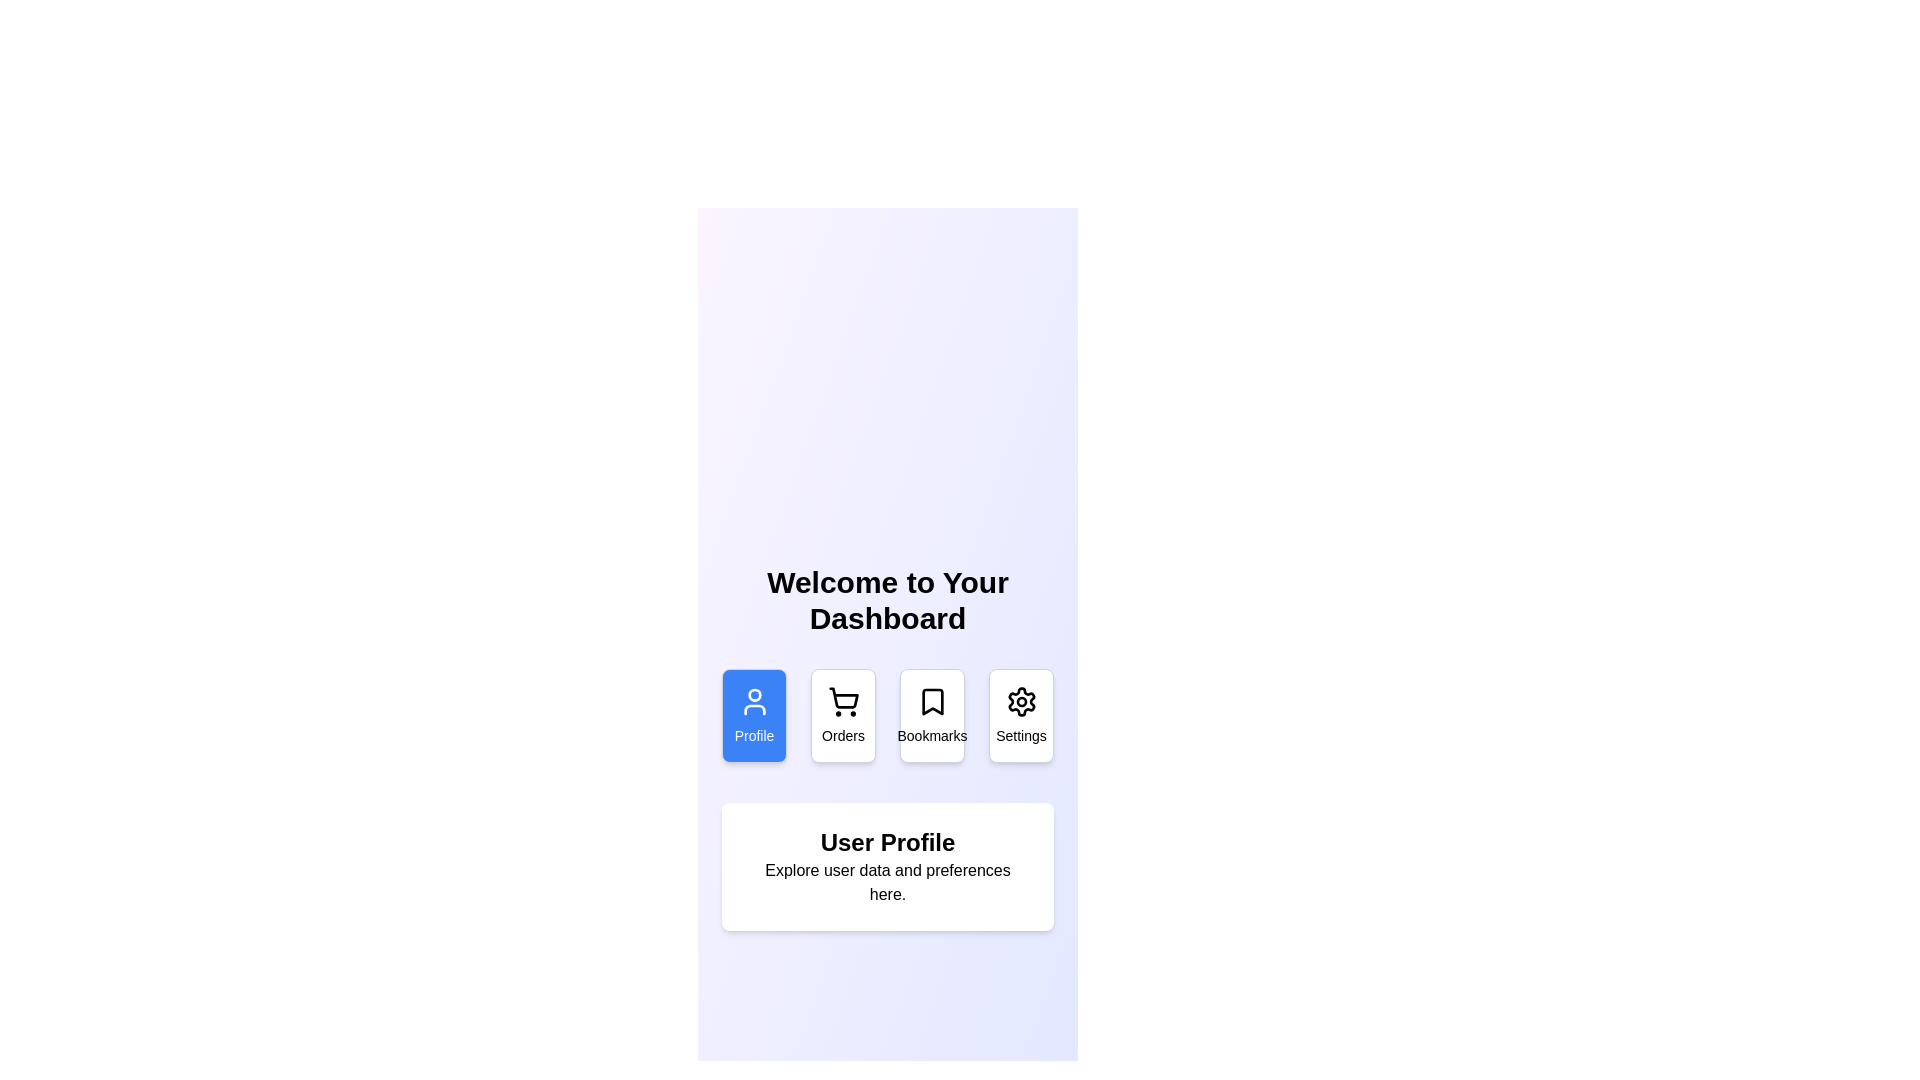 The image size is (1920, 1080). I want to click on the 'Settings' text label located at the bottom of the fourth card in a horizontally aligned group of four cards below 'Welcome to Your Dashboard.', so click(1021, 736).